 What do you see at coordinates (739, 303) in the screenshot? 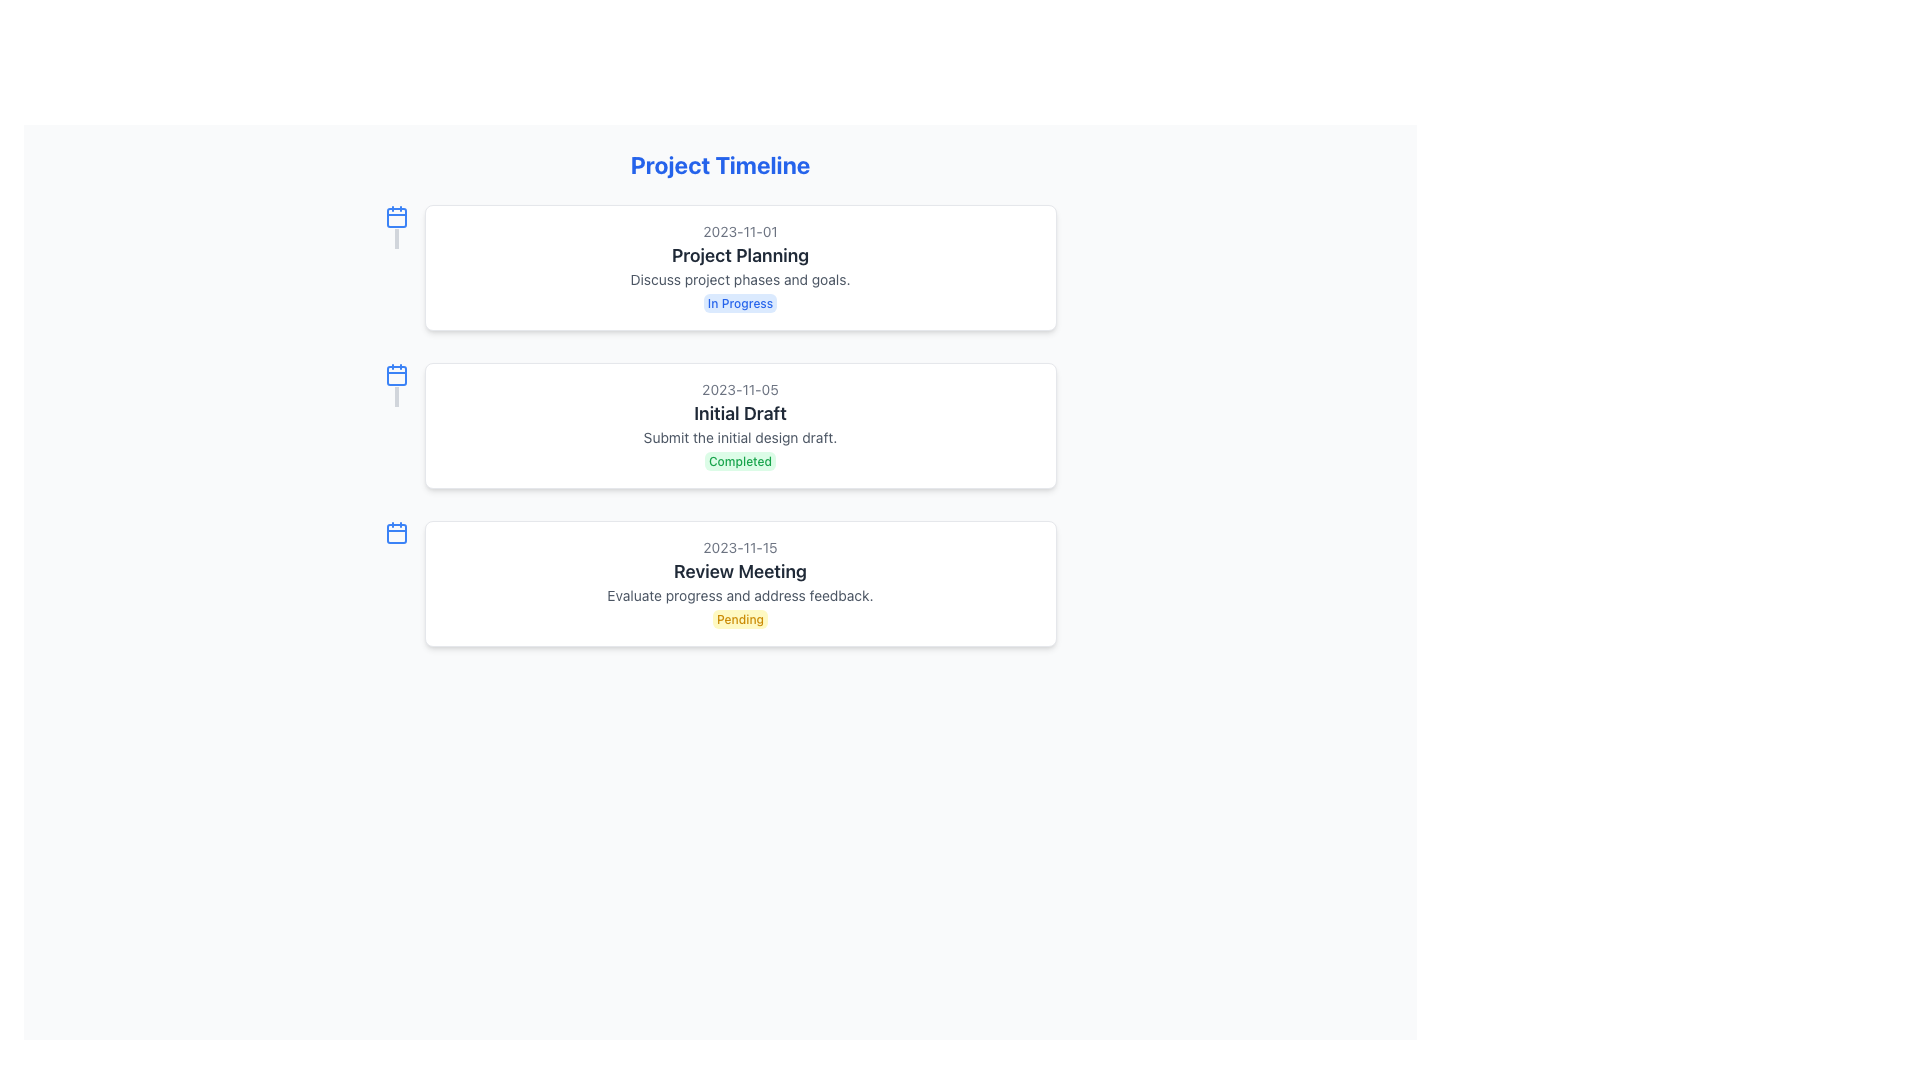
I see `the Status Indicator badge with 'In Progress' text, which is a small rectangular badge with rounded corners and a light blue background located at the bottom-right corner of the 'Project Planning' block` at bounding box center [739, 303].